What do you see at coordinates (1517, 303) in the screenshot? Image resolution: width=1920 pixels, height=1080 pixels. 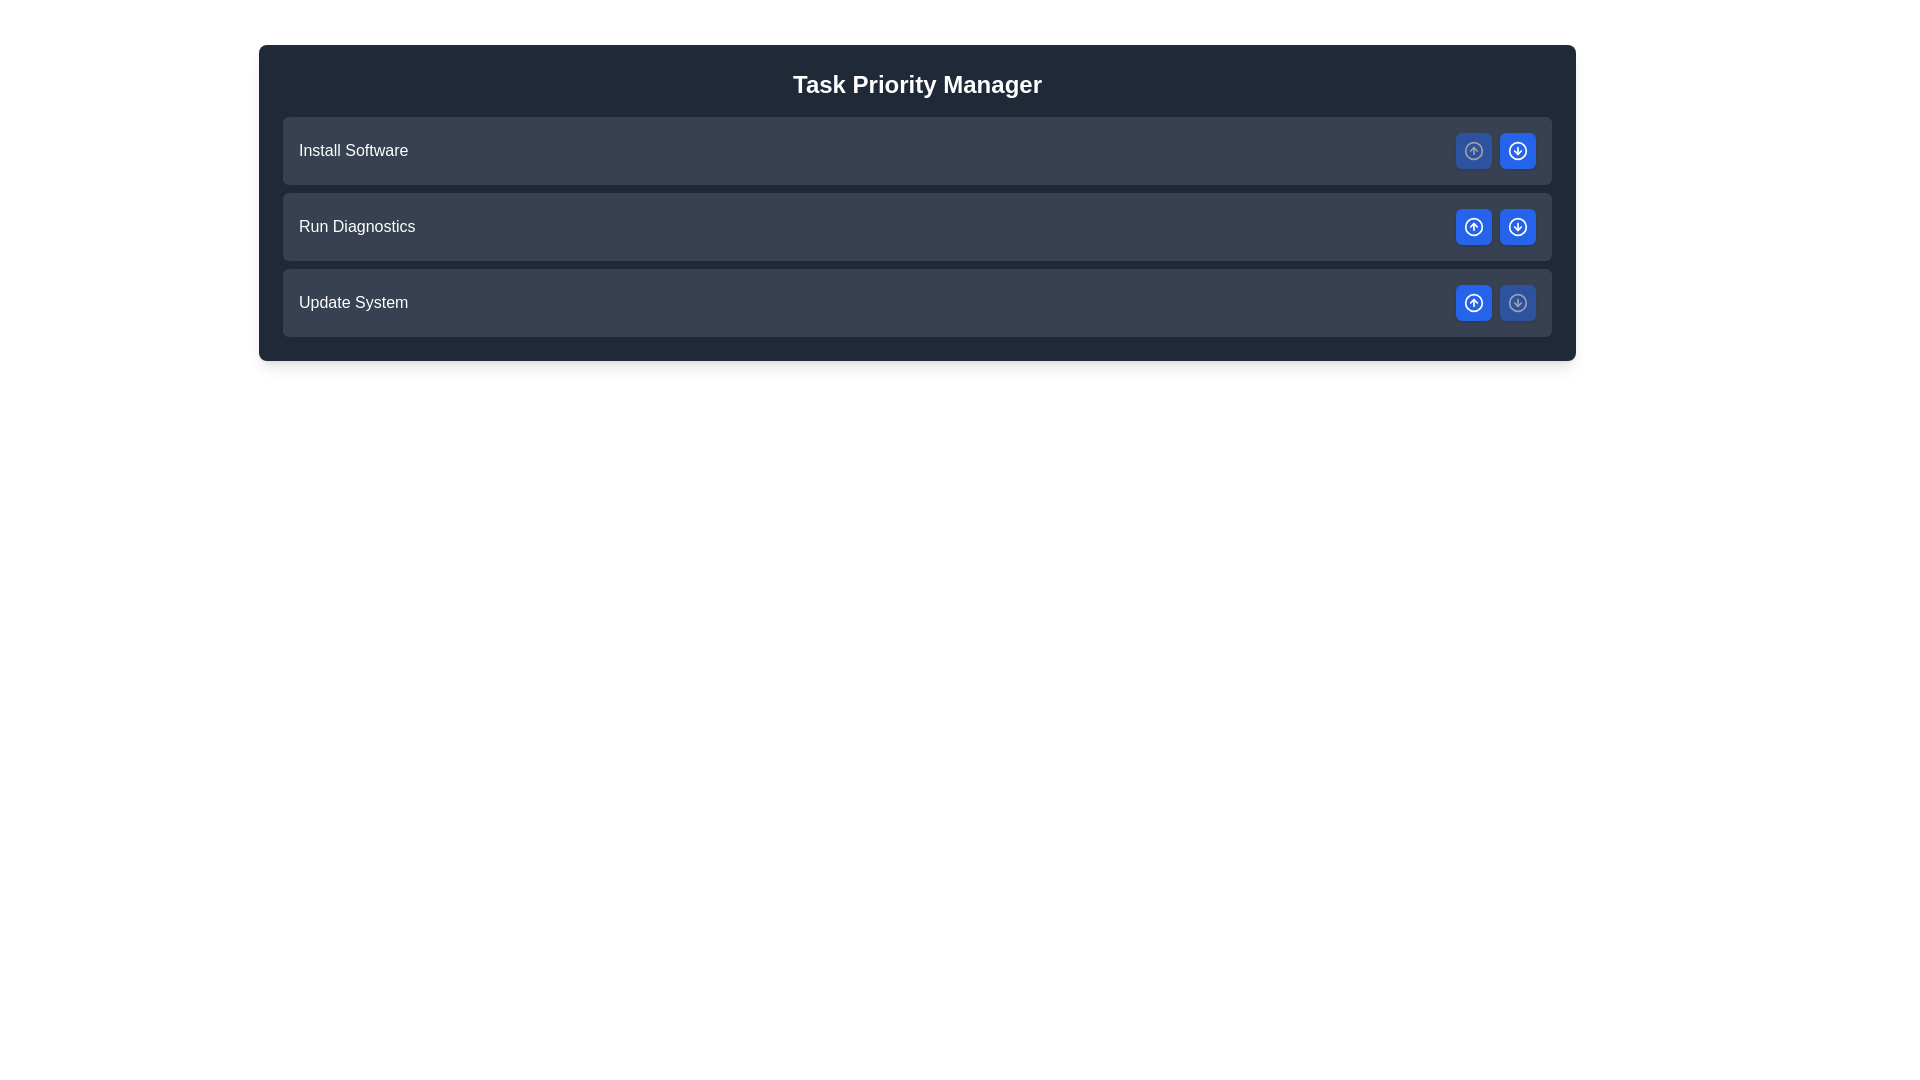 I see `the icon or button located in the bottom-most row of the vertically stacked list, positioned towards the right side of the row, which indicates an action or status` at bounding box center [1517, 303].